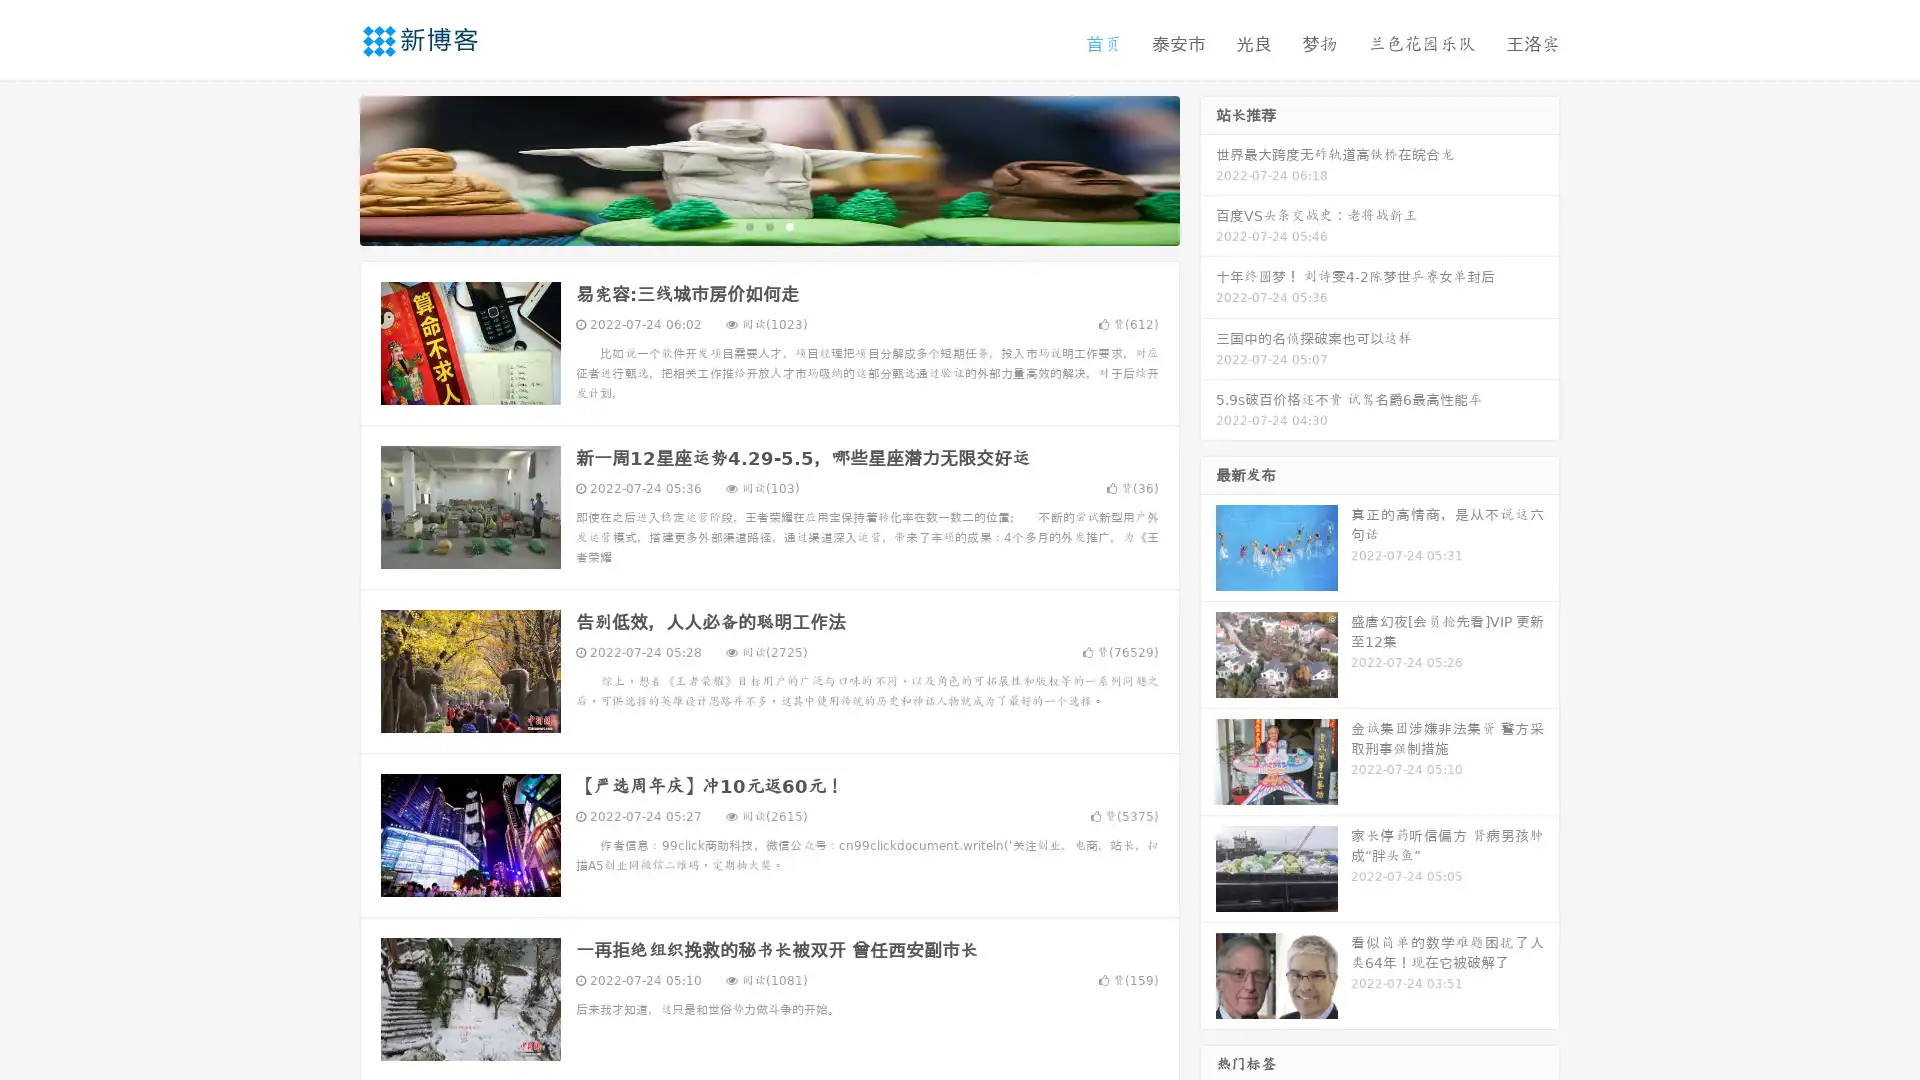 The width and height of the screenshot is (1920, 1080). What do you see at coordinates (789, 225) in the screenshot?
I see `Go to slide 3` at bounding box center [789, 225].